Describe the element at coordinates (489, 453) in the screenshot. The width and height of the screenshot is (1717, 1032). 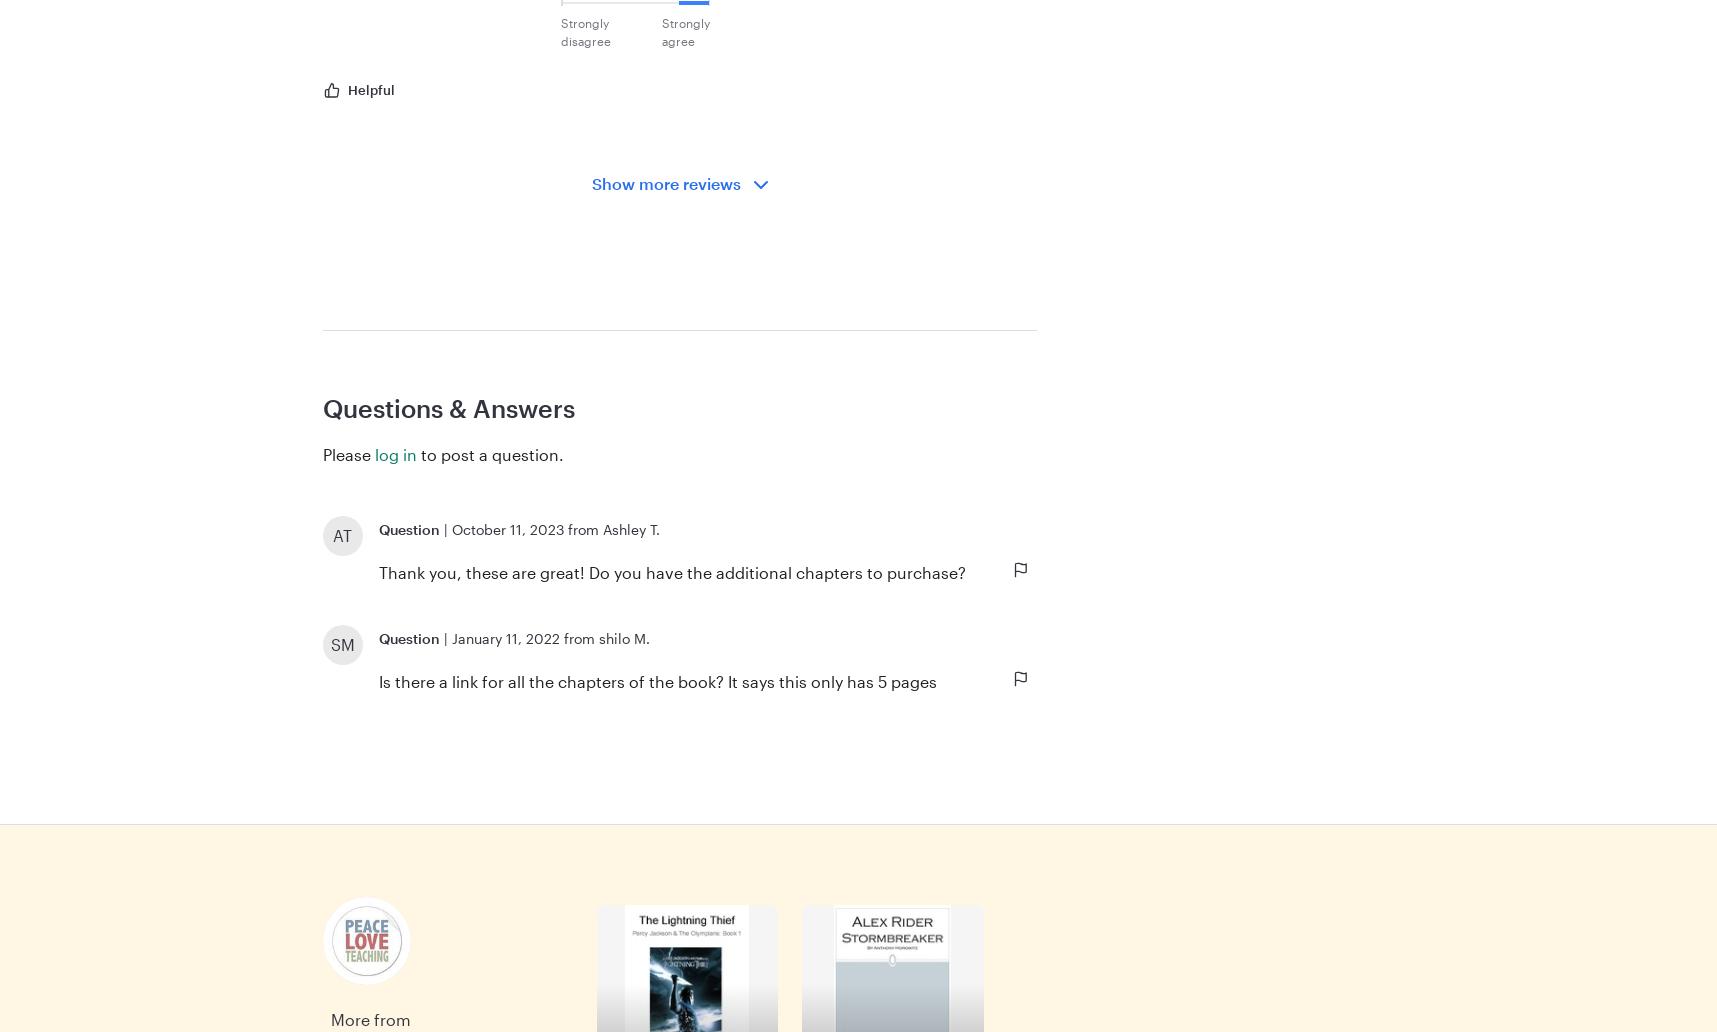
I see `'to post a question.'` at that location.